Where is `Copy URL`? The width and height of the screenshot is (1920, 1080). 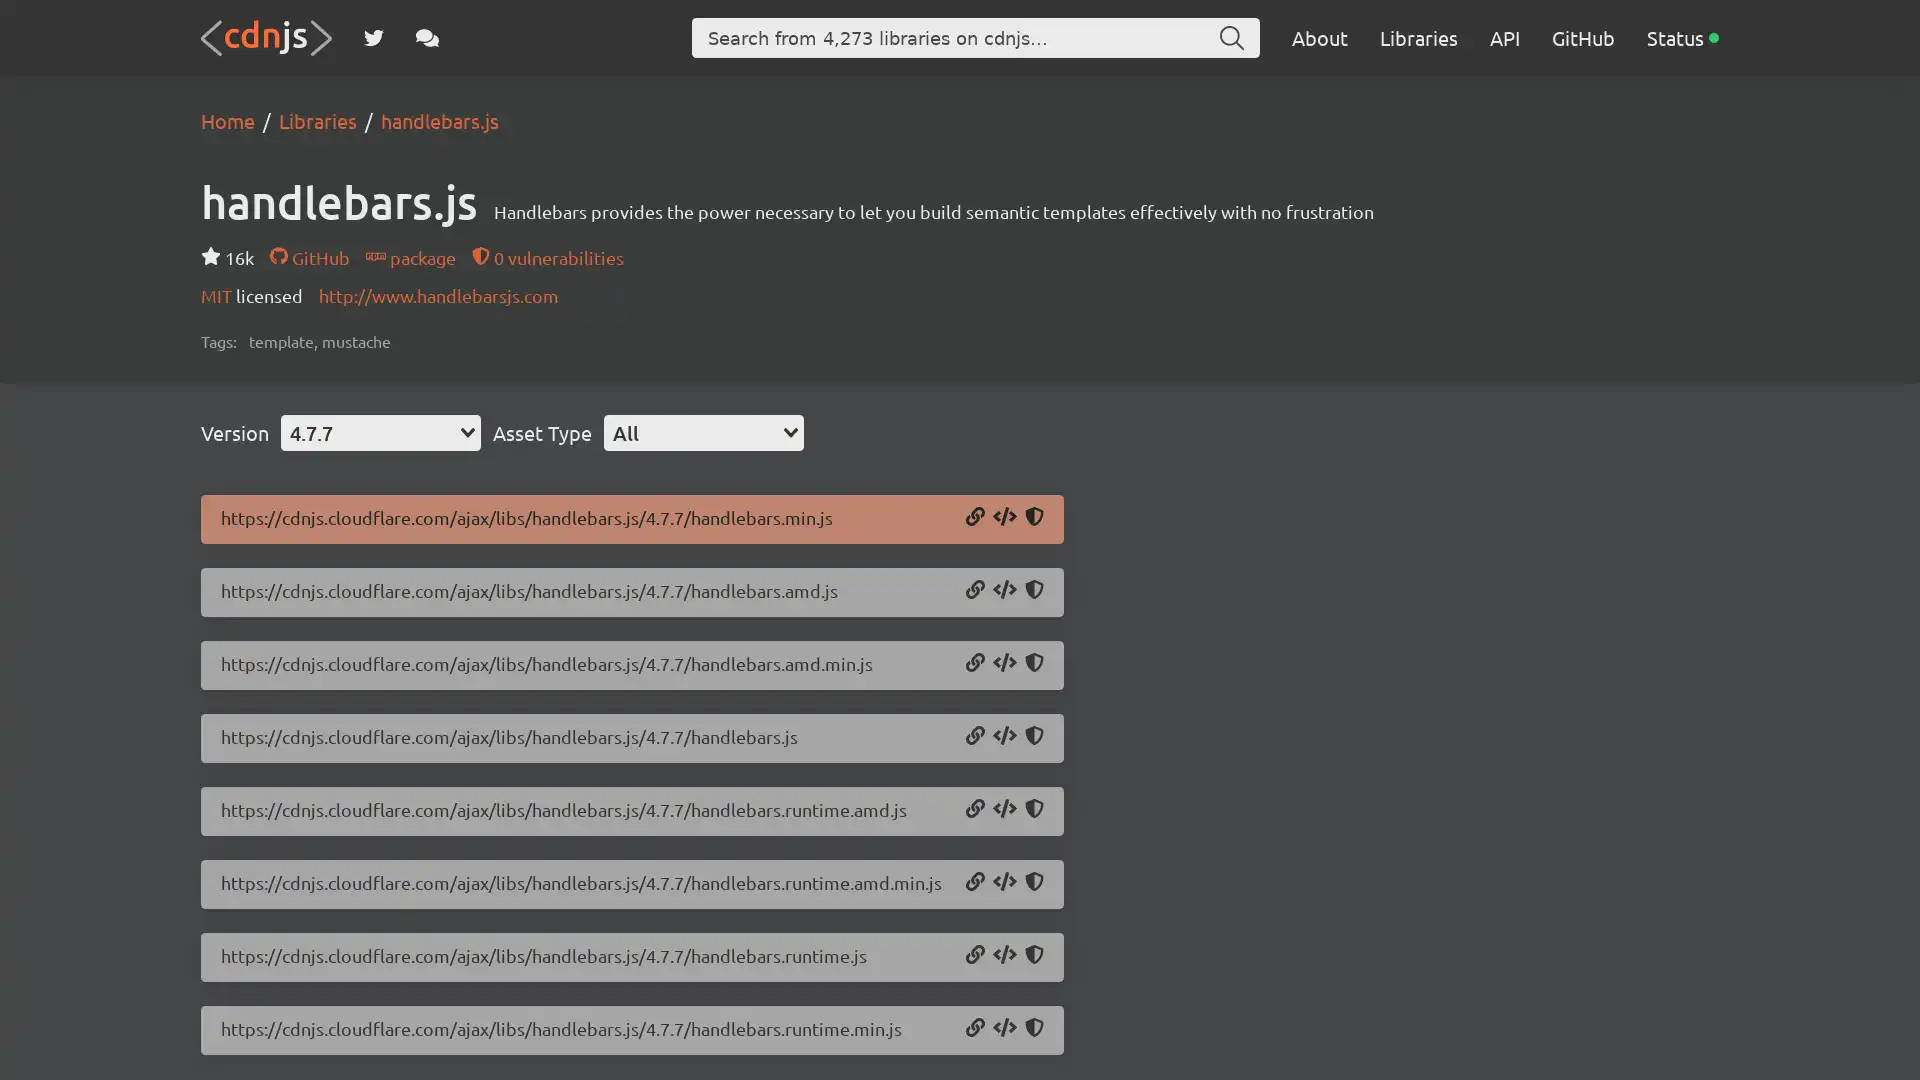 Copy URL is located at coordinates (975, 590).